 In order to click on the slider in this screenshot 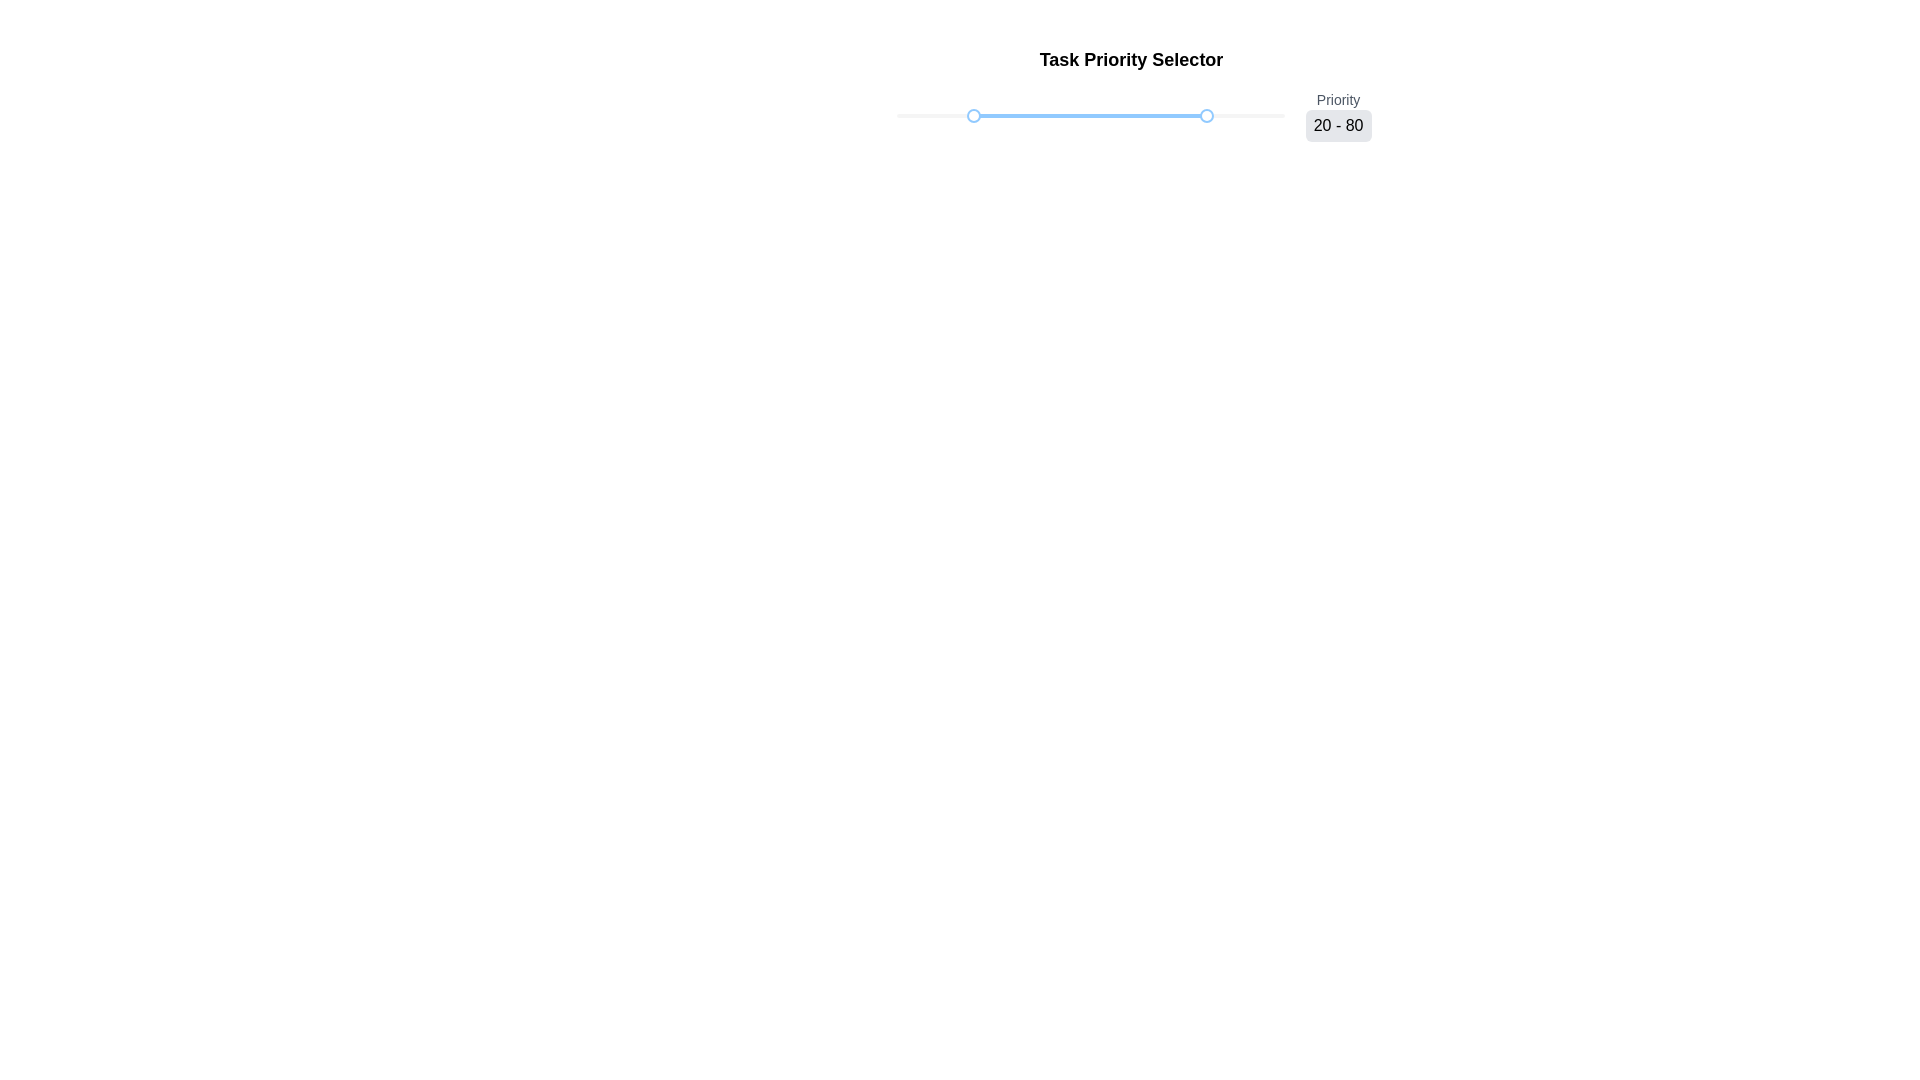, I will do `click(919, 115)`.